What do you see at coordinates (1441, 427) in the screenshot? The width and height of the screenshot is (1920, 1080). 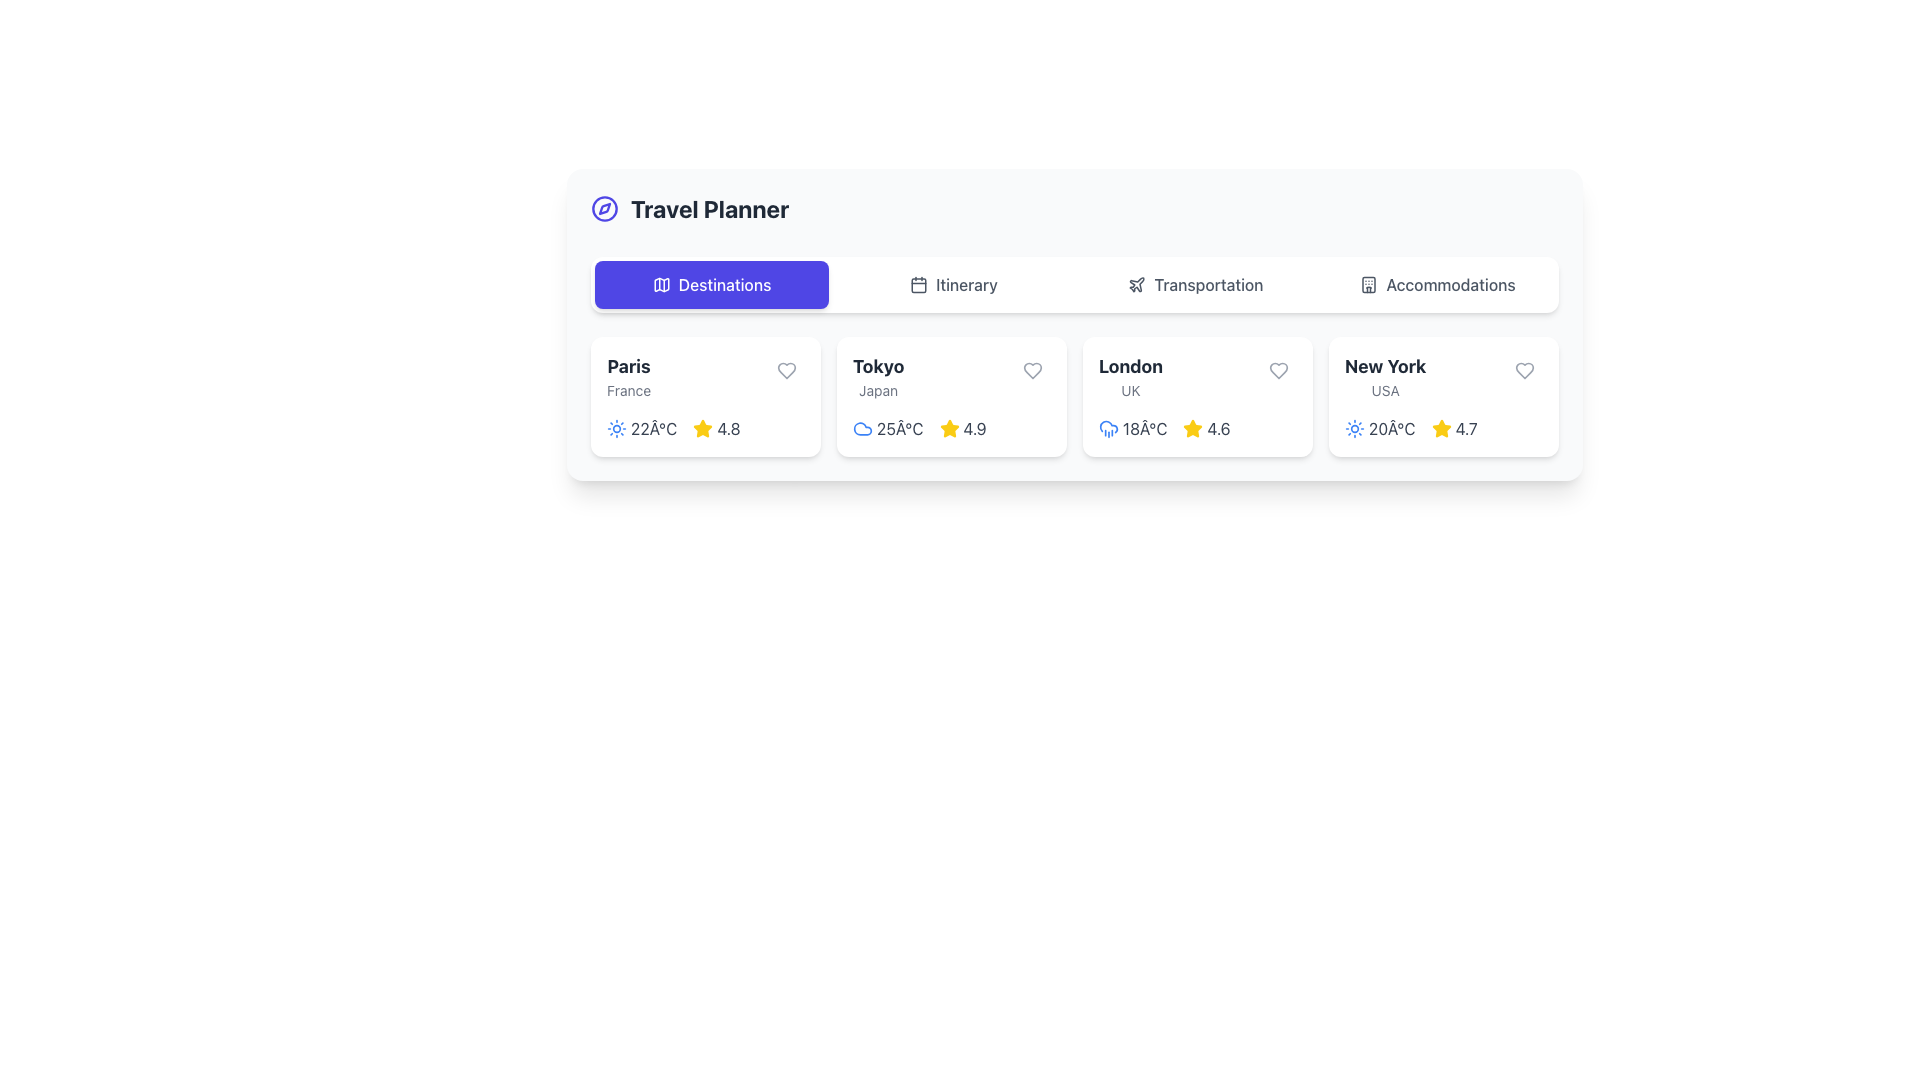 I see `the rating icon representing a score of '4.7' located to the right of the '20°C' text and weather icon within the New York, USA card` at bounding box center [1441, 427].